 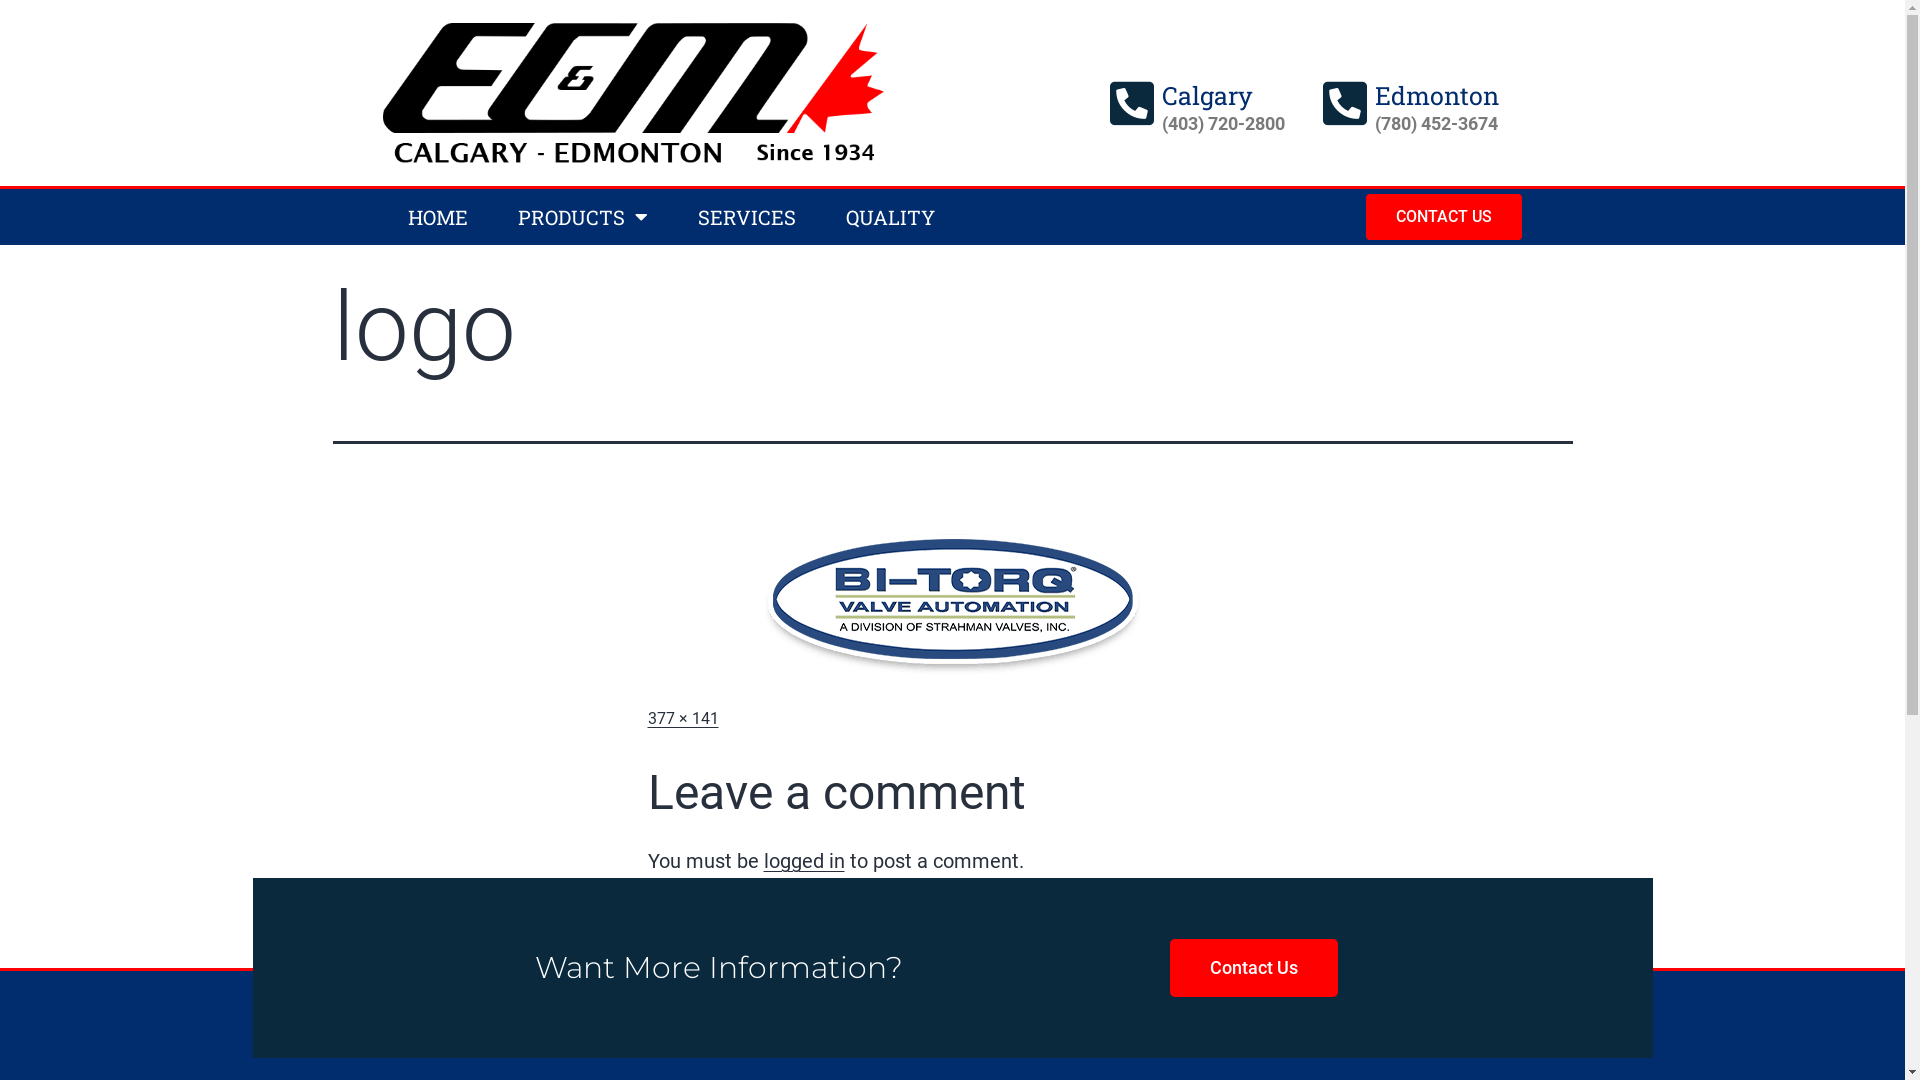 I want to click on 'SERVICES', so click(x=744, y=216).